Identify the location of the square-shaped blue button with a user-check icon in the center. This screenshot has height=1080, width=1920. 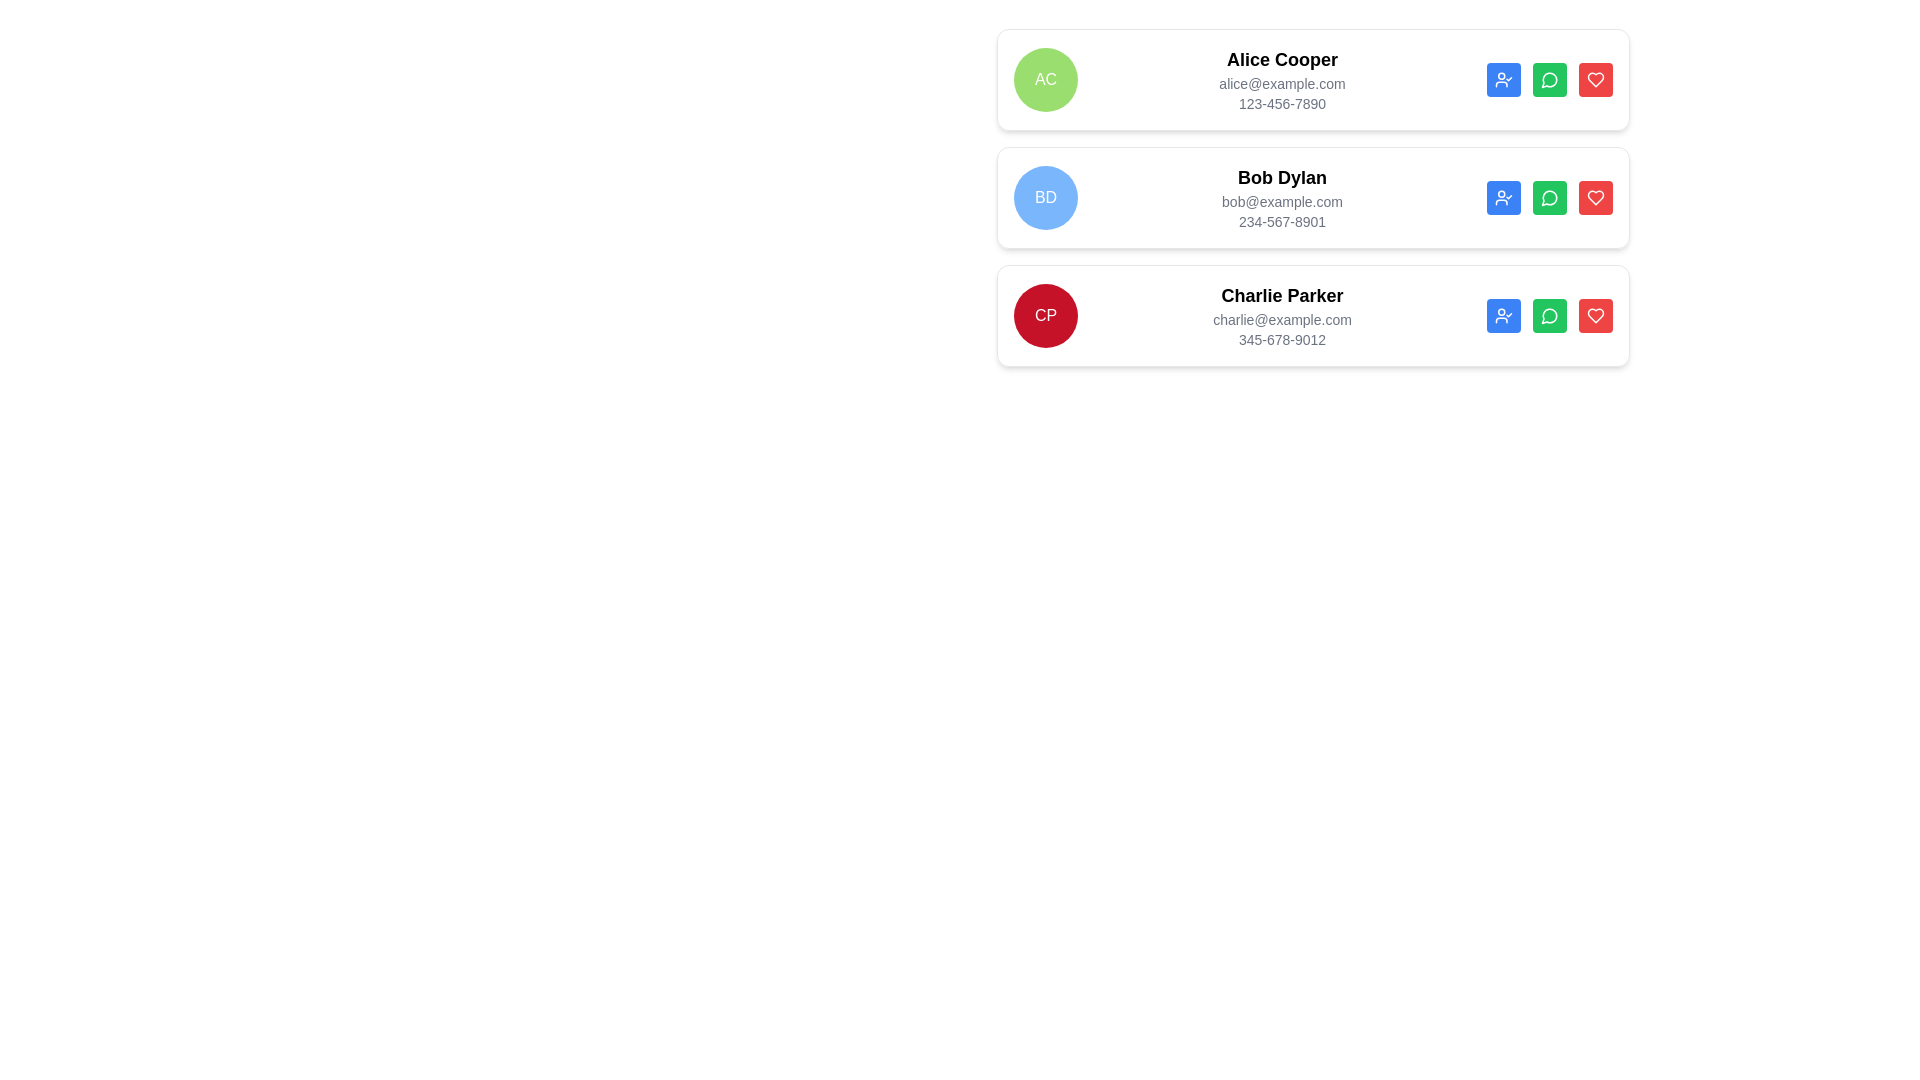
(1503, 197).